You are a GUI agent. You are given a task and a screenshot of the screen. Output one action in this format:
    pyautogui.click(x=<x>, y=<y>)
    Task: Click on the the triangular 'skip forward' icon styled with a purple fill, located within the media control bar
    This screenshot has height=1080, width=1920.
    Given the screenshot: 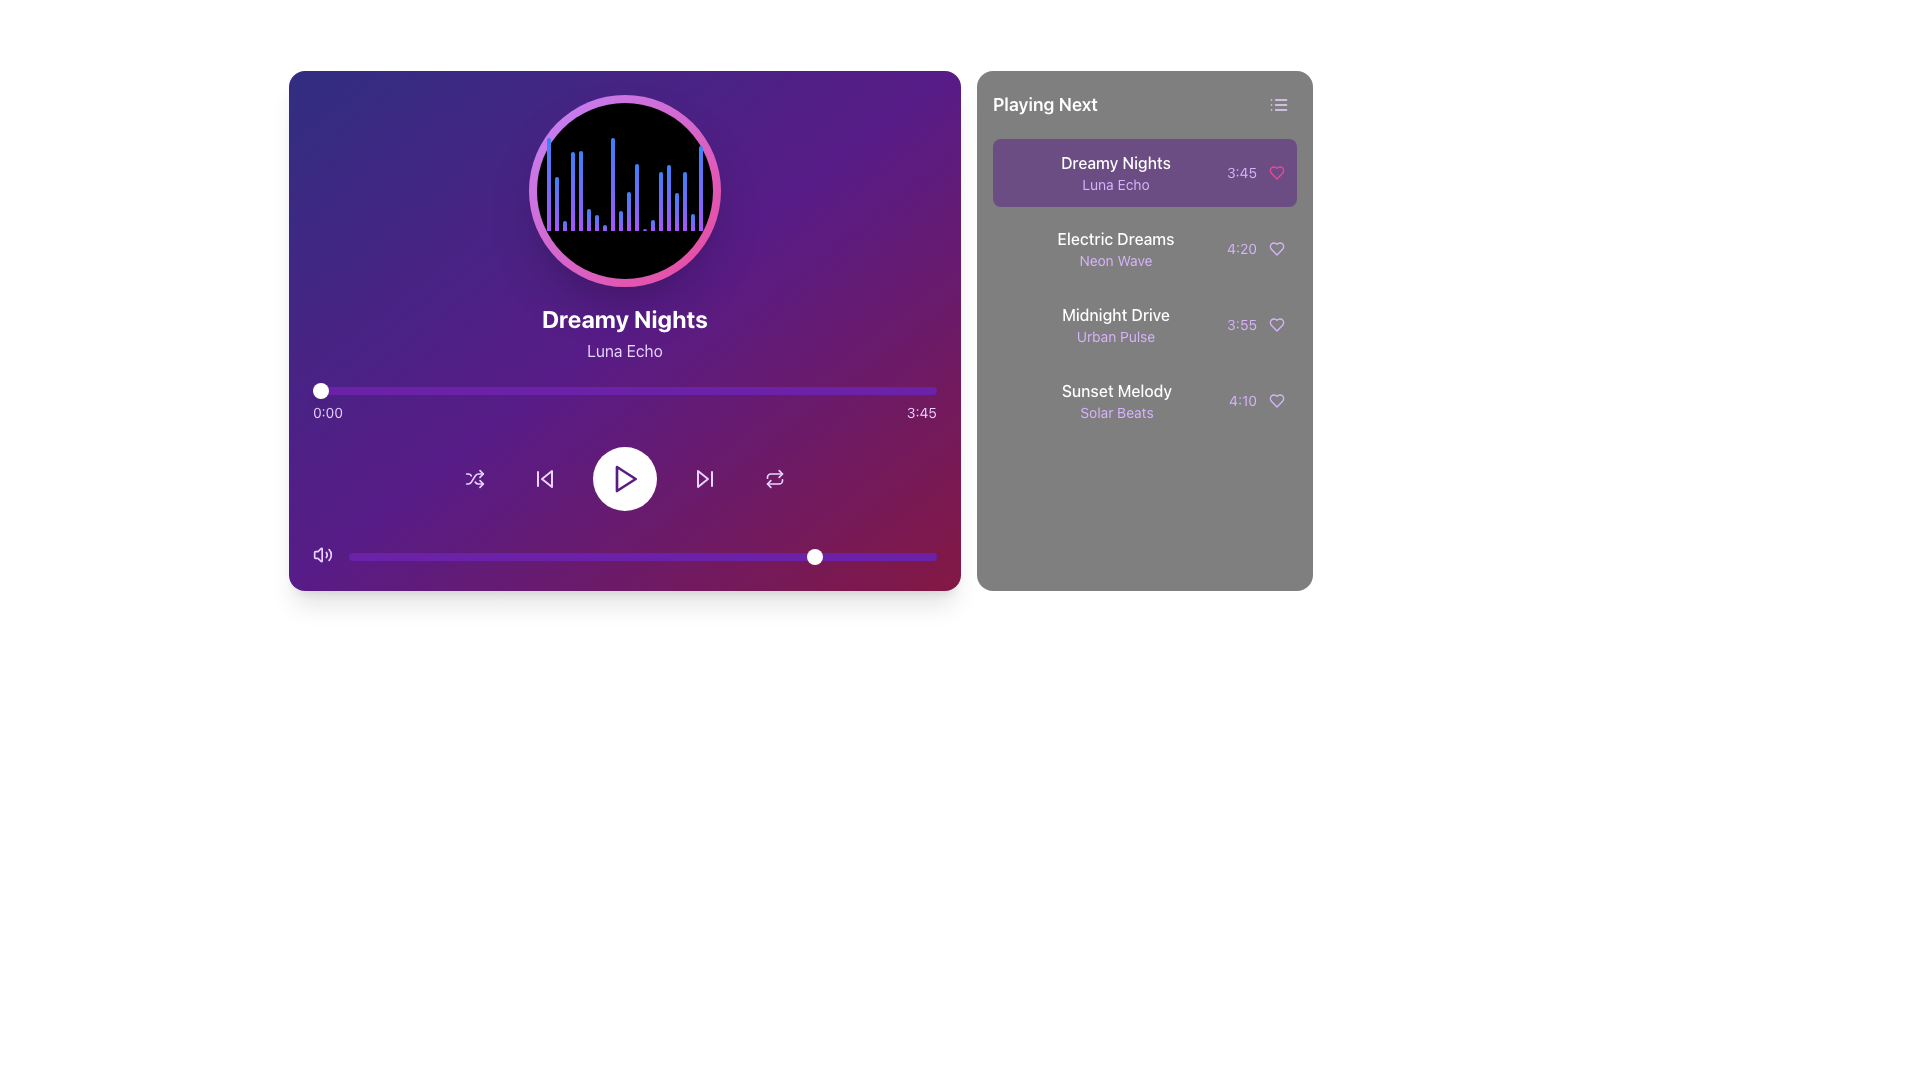 What is the action you would take?
    pyautogui.click(x=702, y=478)
    